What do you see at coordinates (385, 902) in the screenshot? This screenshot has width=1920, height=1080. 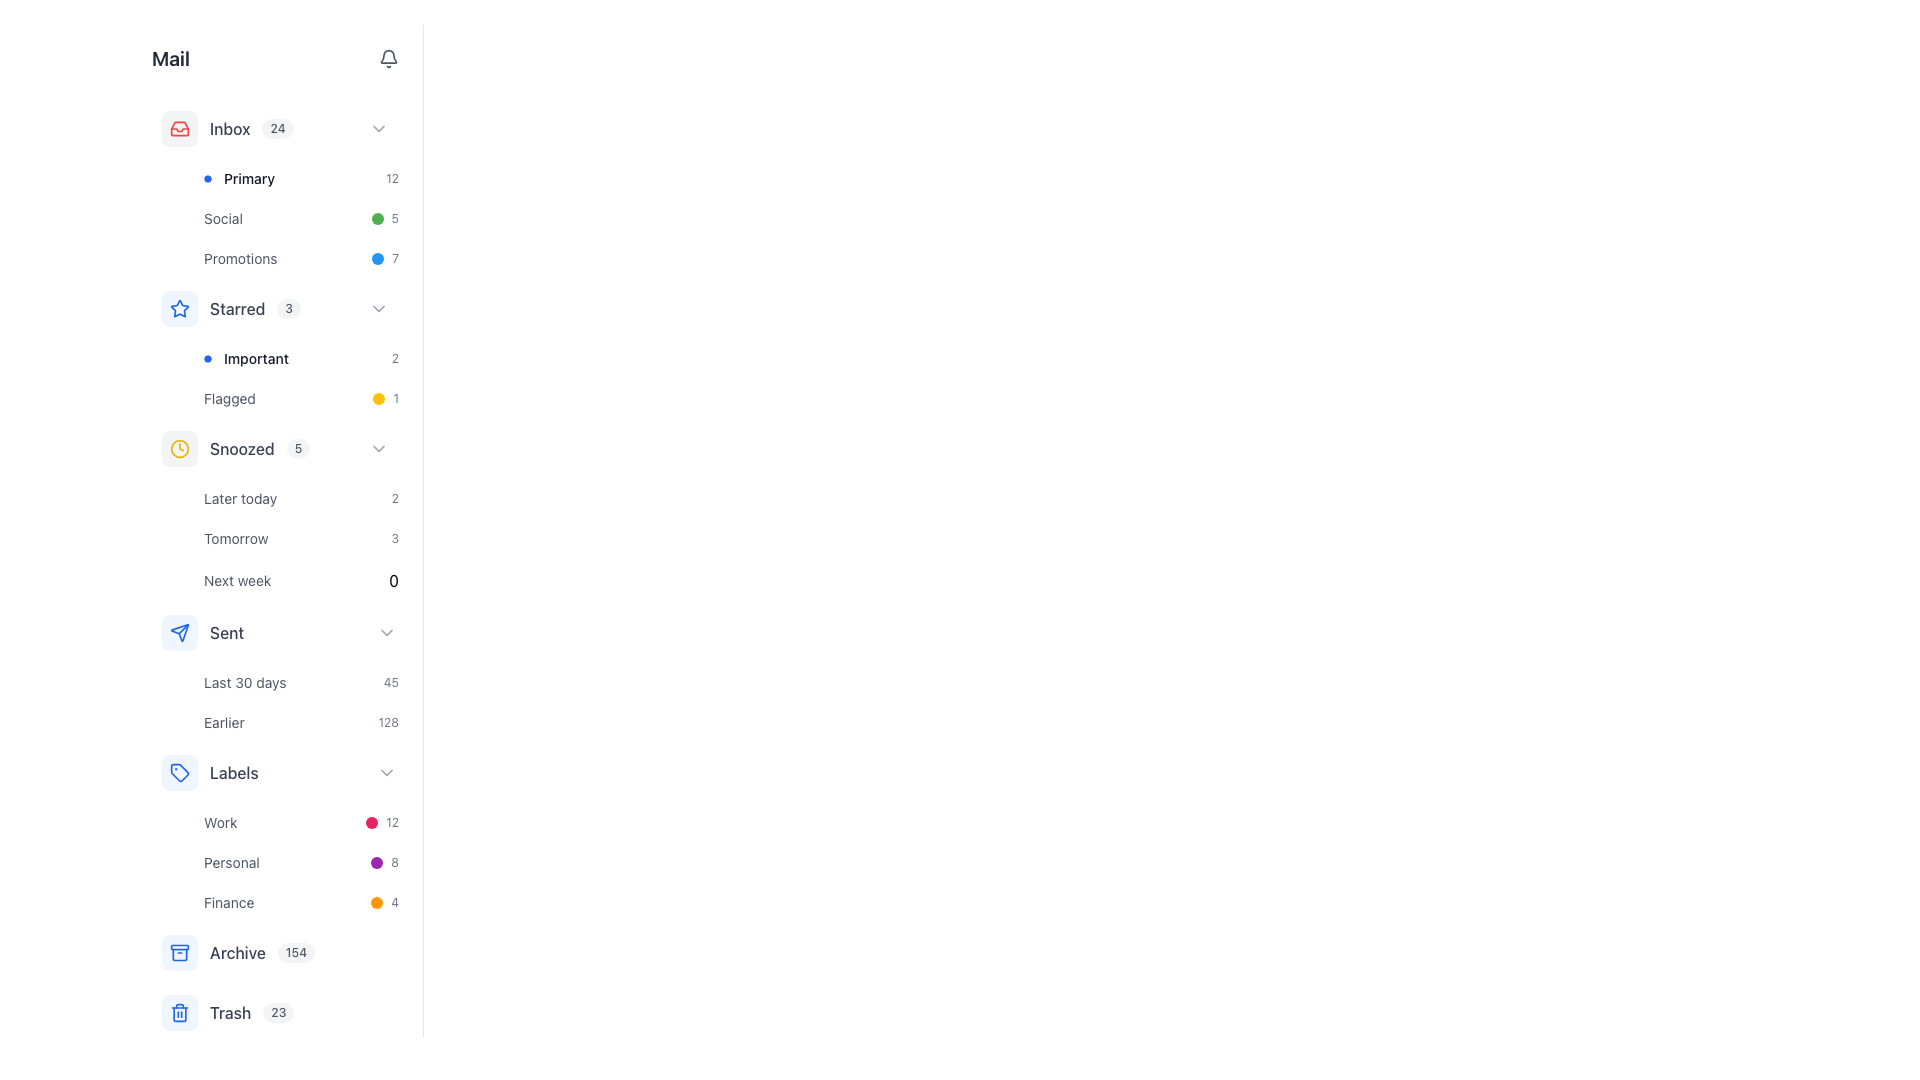 I see `the orange circular indicator with the numeric text '4' in the lower section of the left sidebar under the 'Finance' category` at bounding box center [385, 902].